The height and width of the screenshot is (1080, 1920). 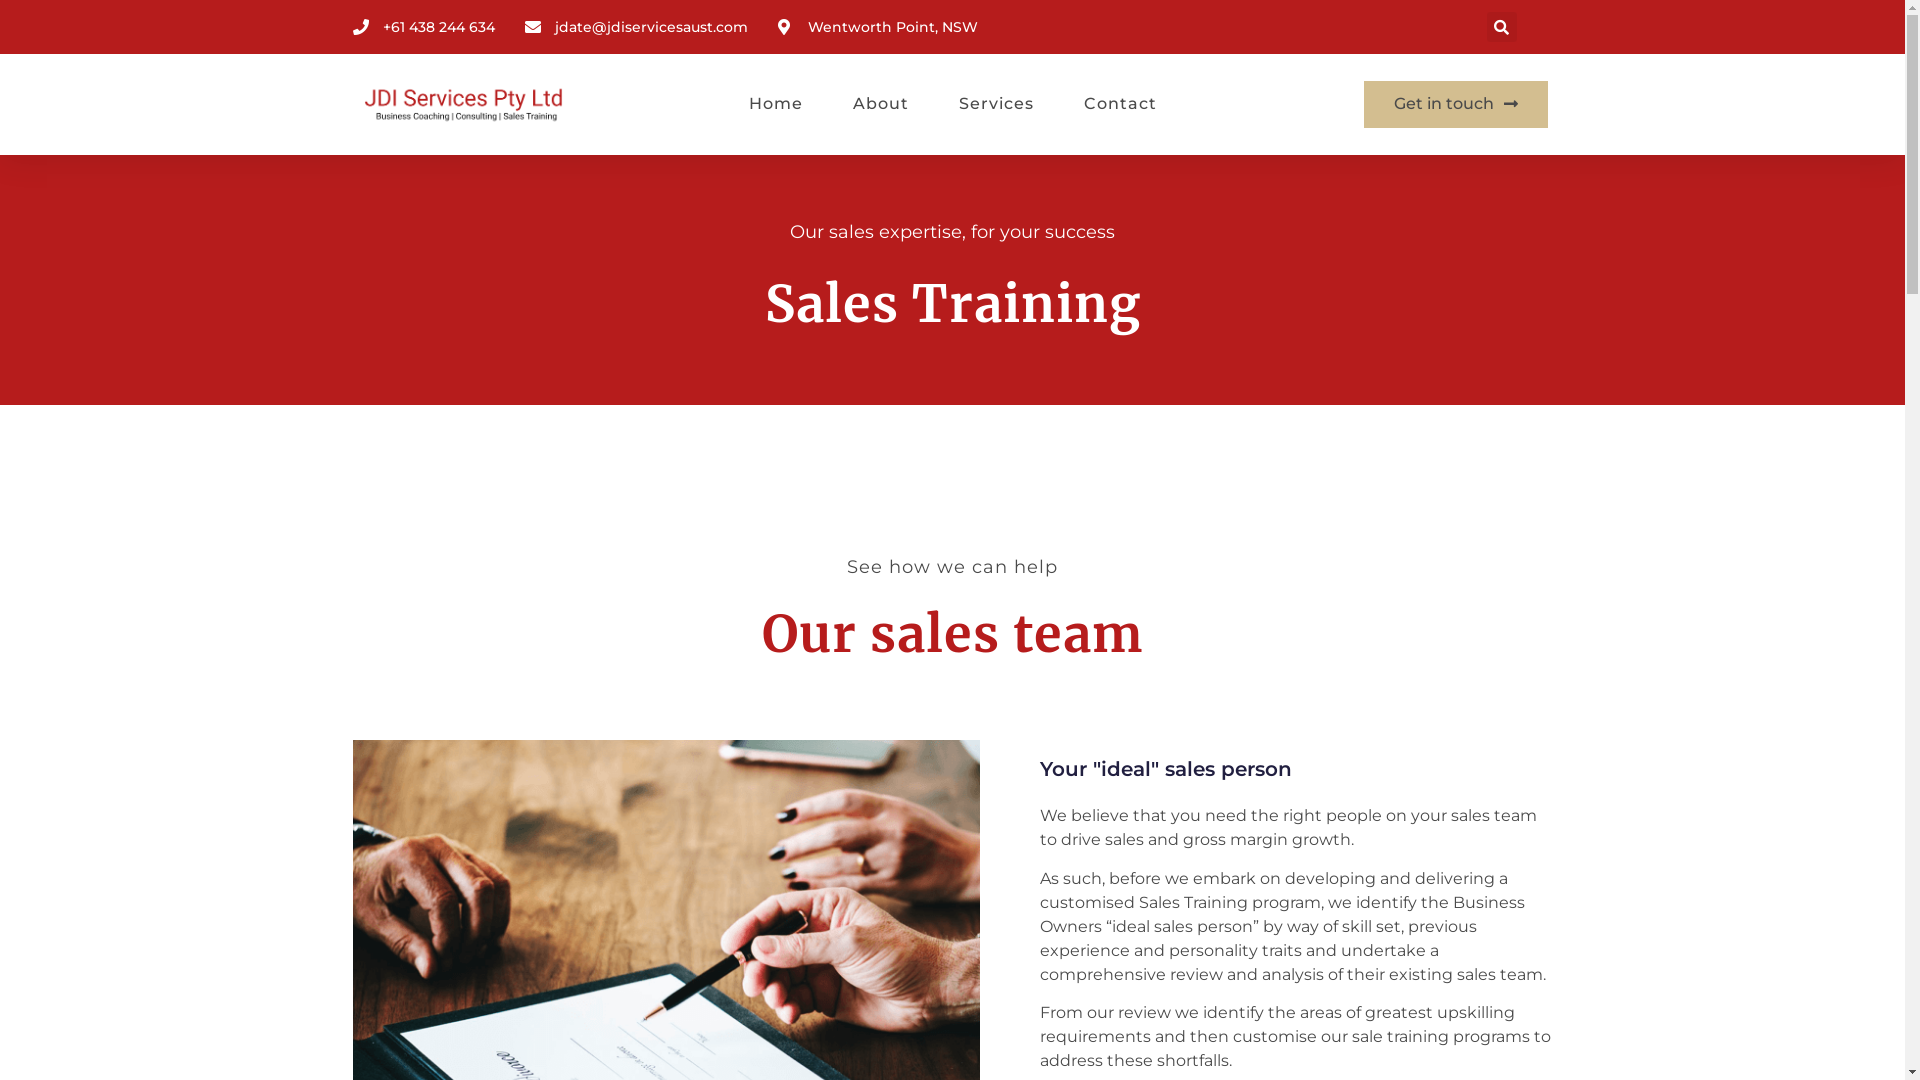 What do you see at coordinates (773, 104) in the screenshot?
I see `'Home'` at bounding box center [773, 104].